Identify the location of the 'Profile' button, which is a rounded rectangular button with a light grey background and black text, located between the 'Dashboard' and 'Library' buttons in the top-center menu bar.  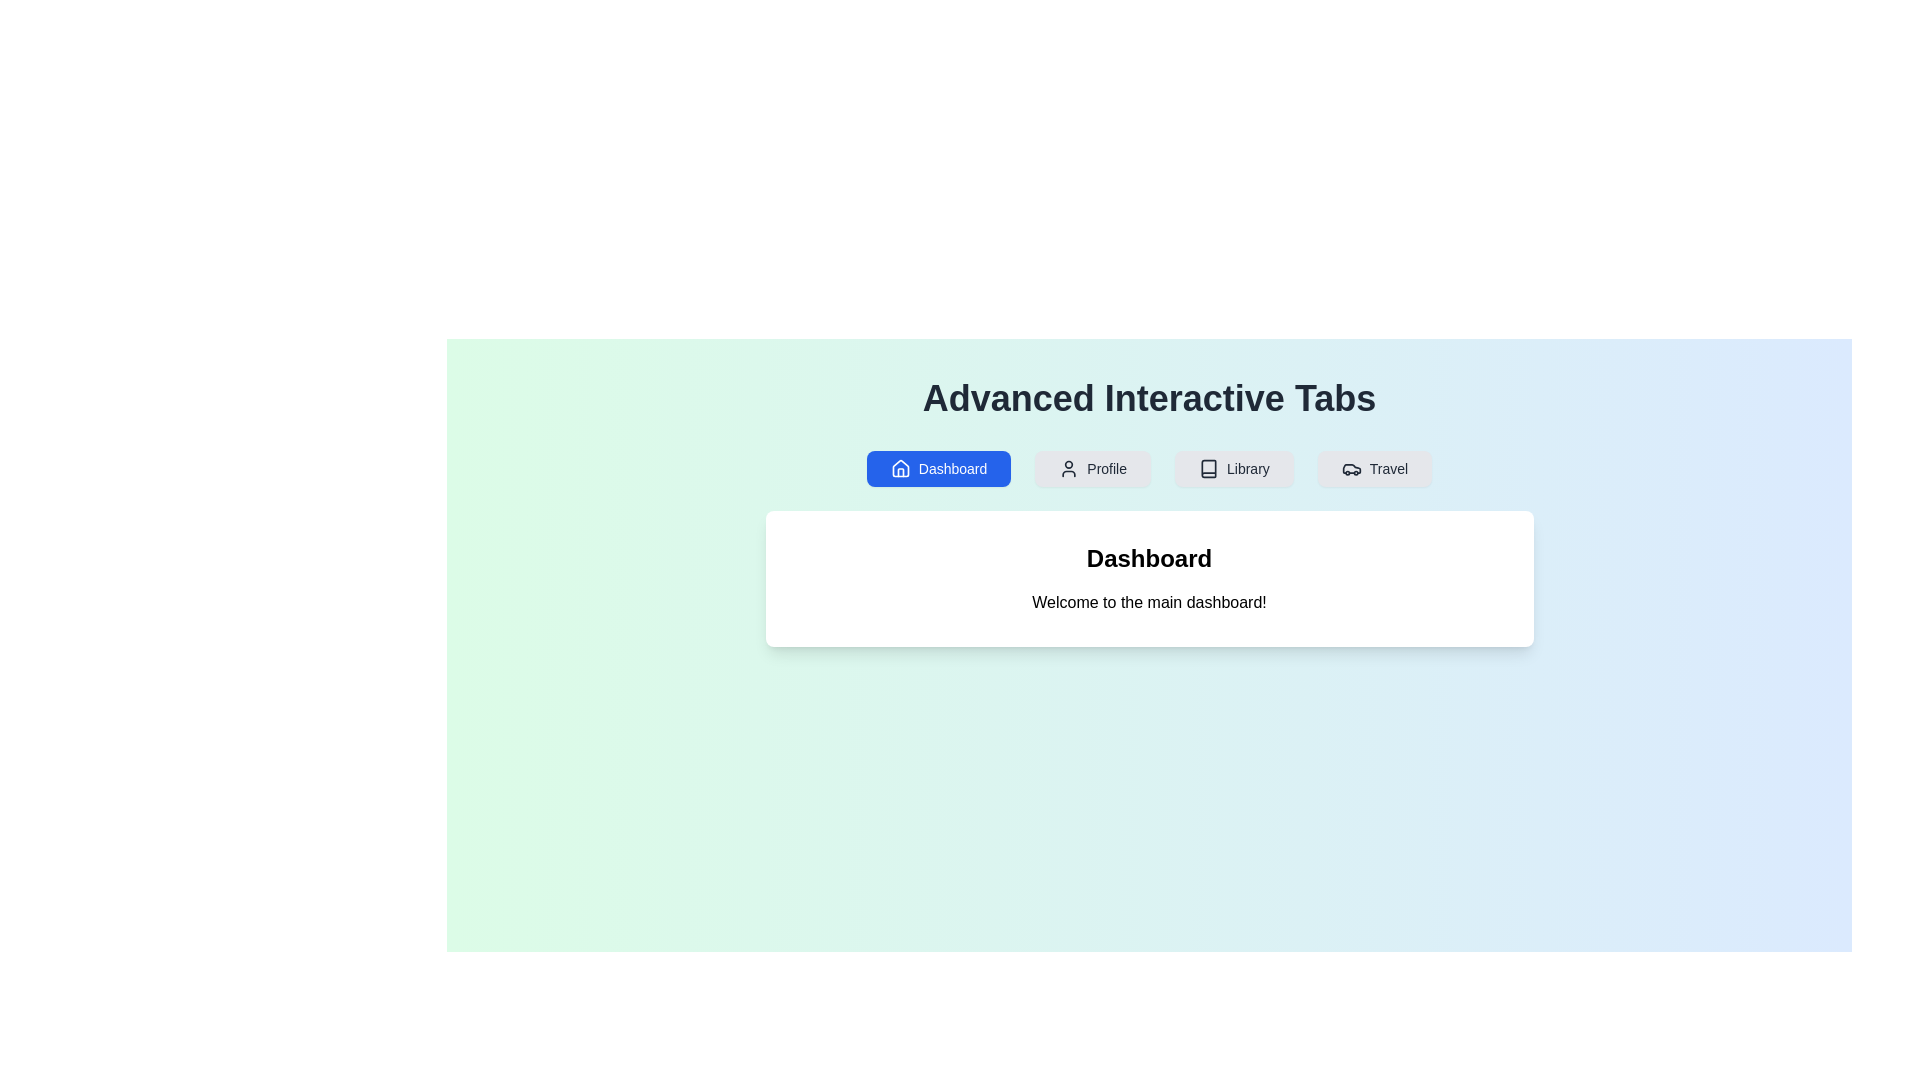
(1092, 469).